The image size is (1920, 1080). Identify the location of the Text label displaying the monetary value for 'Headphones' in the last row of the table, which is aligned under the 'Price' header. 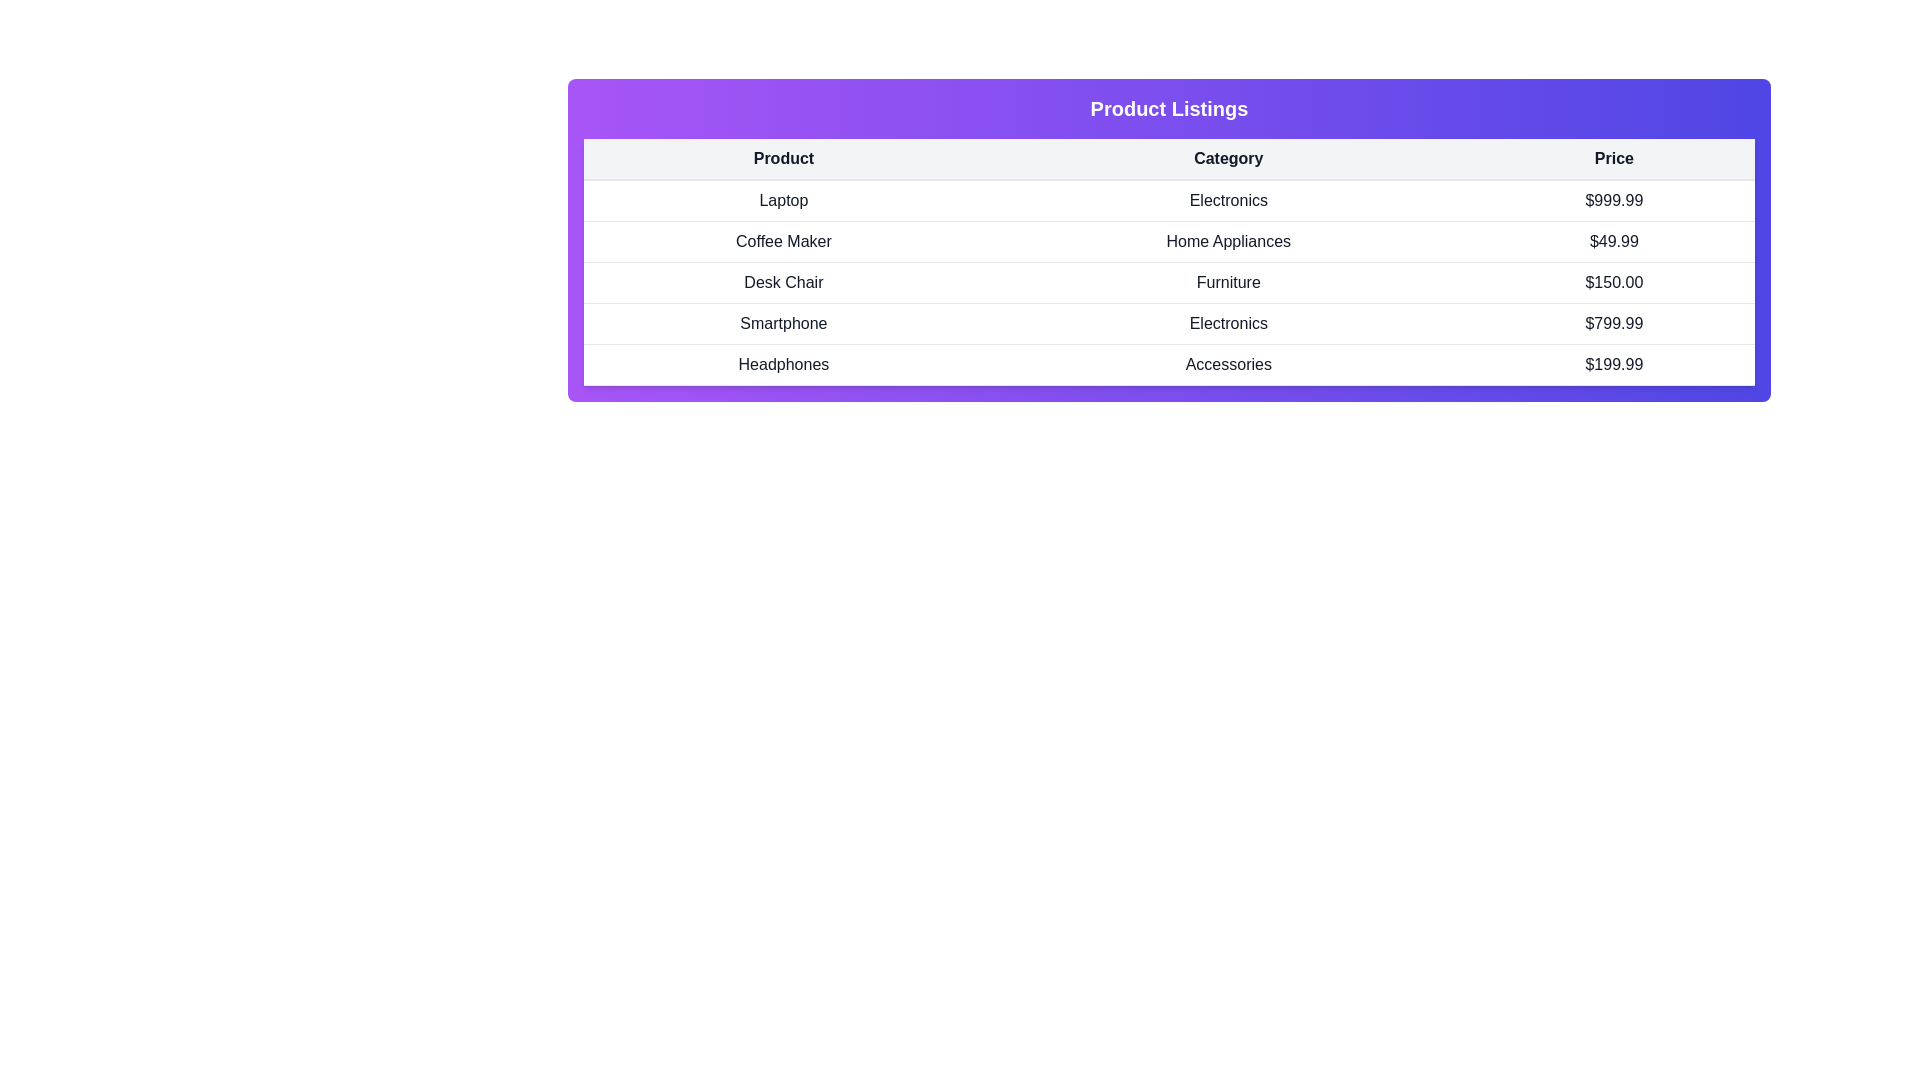
(1614, 365).